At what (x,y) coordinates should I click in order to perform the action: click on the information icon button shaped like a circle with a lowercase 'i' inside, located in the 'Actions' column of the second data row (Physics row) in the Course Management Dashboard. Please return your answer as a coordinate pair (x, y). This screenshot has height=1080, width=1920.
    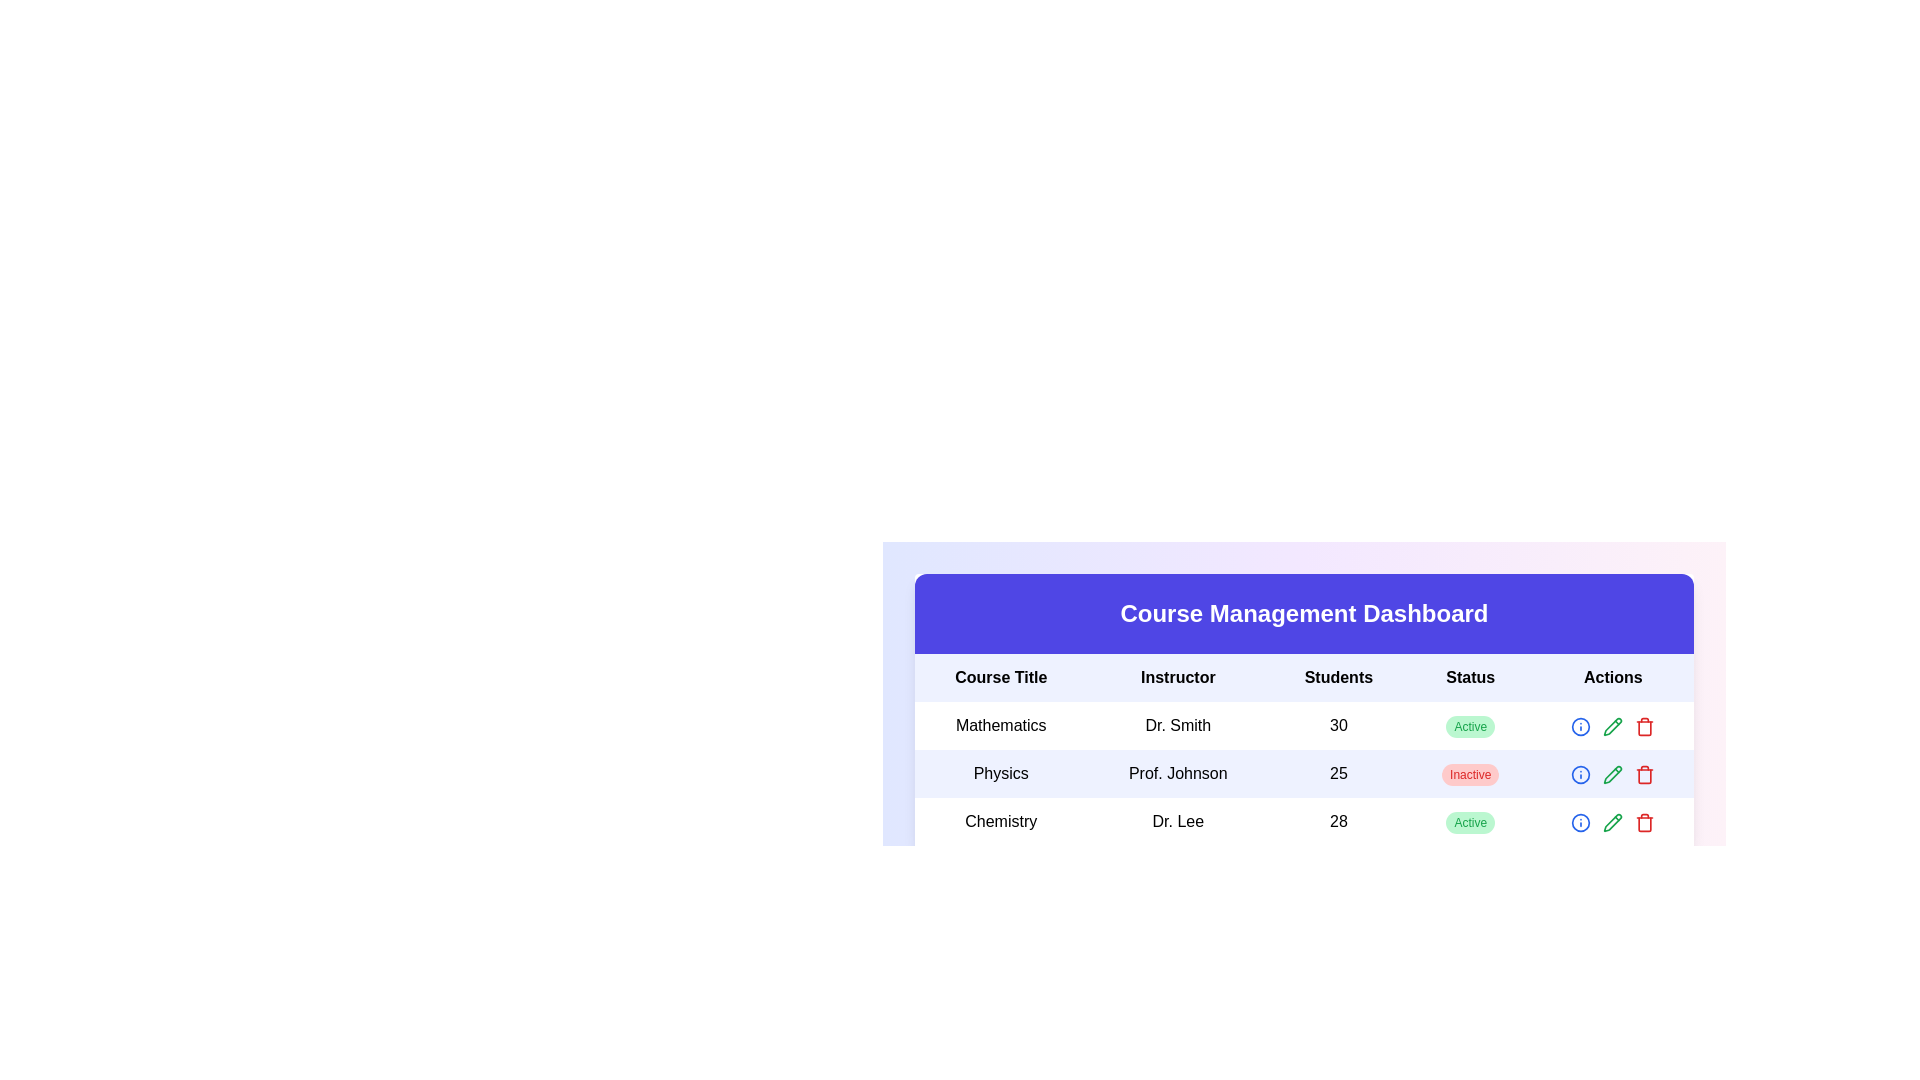
    Looking at the image, I should click on (1580, 773).